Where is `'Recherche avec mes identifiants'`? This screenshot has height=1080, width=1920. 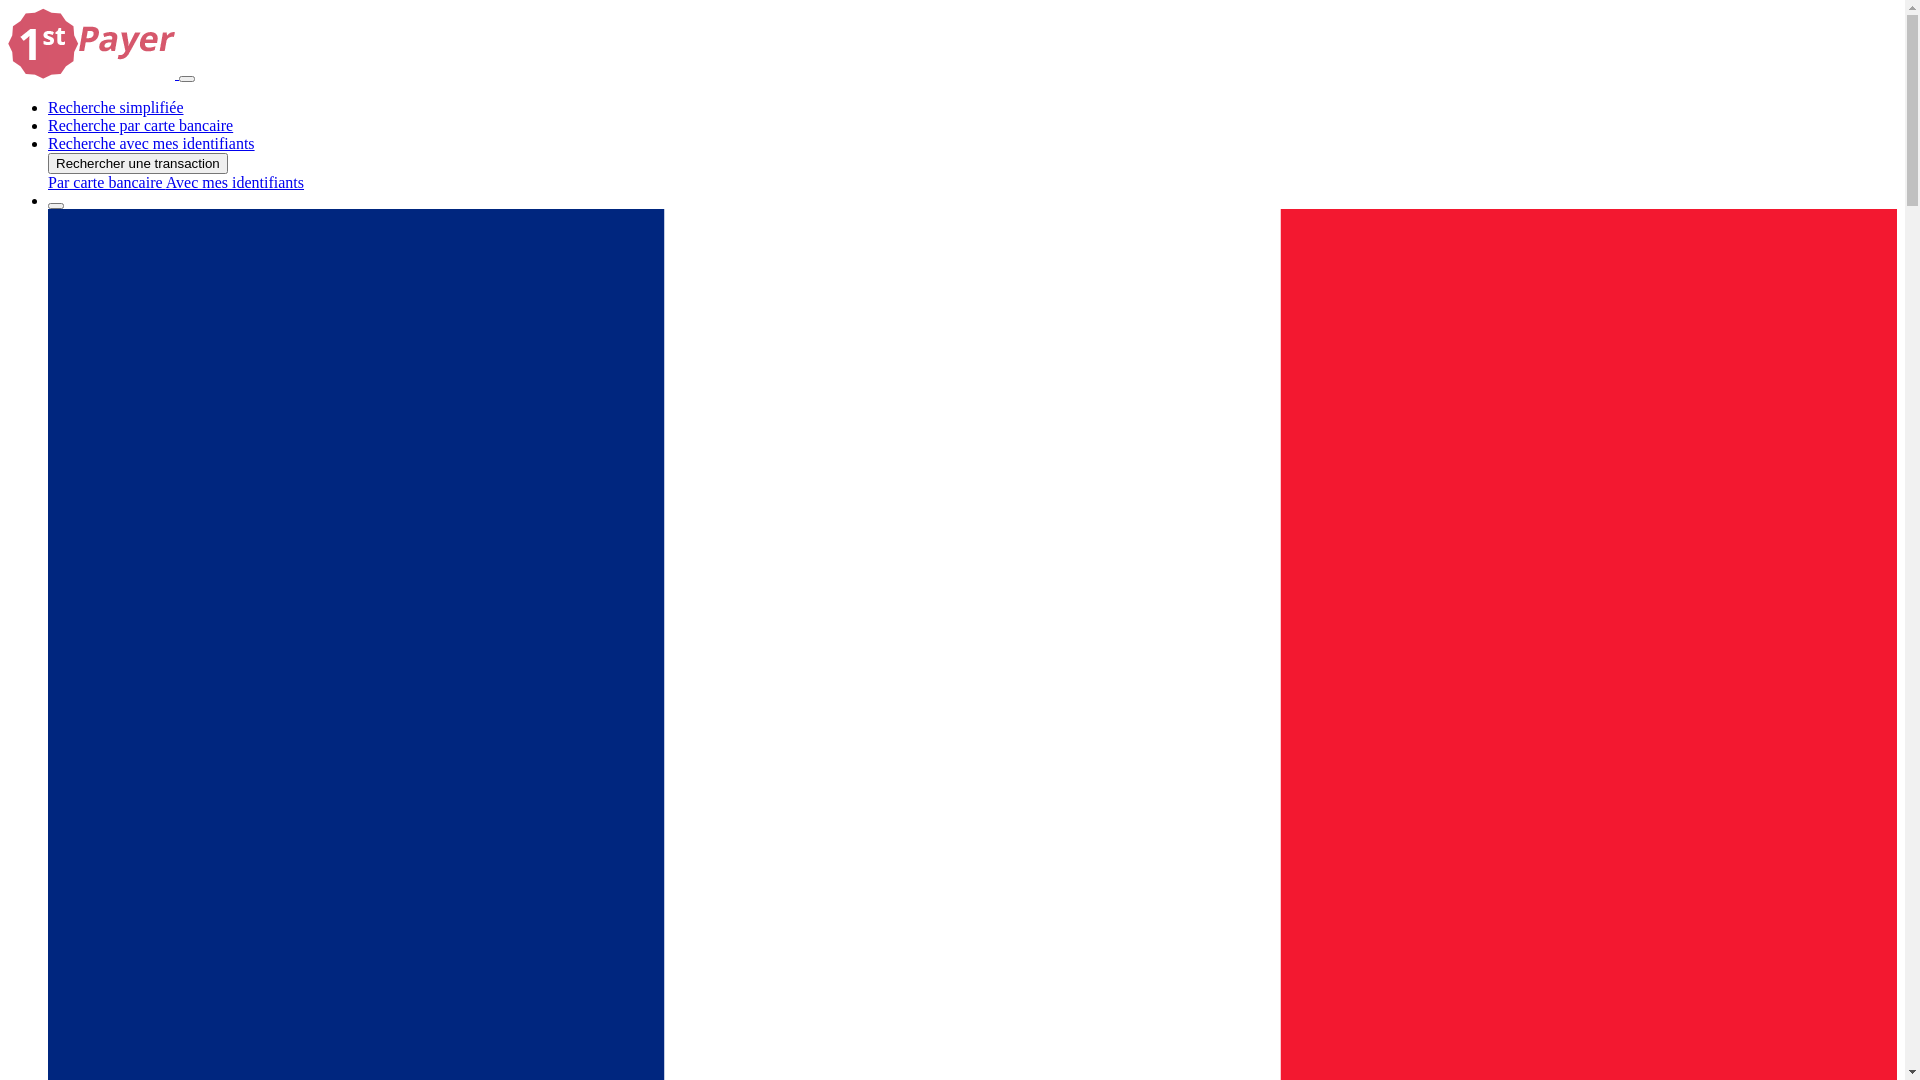
'Recherche avec mes identifiants' is located at coordinates (150, 142).